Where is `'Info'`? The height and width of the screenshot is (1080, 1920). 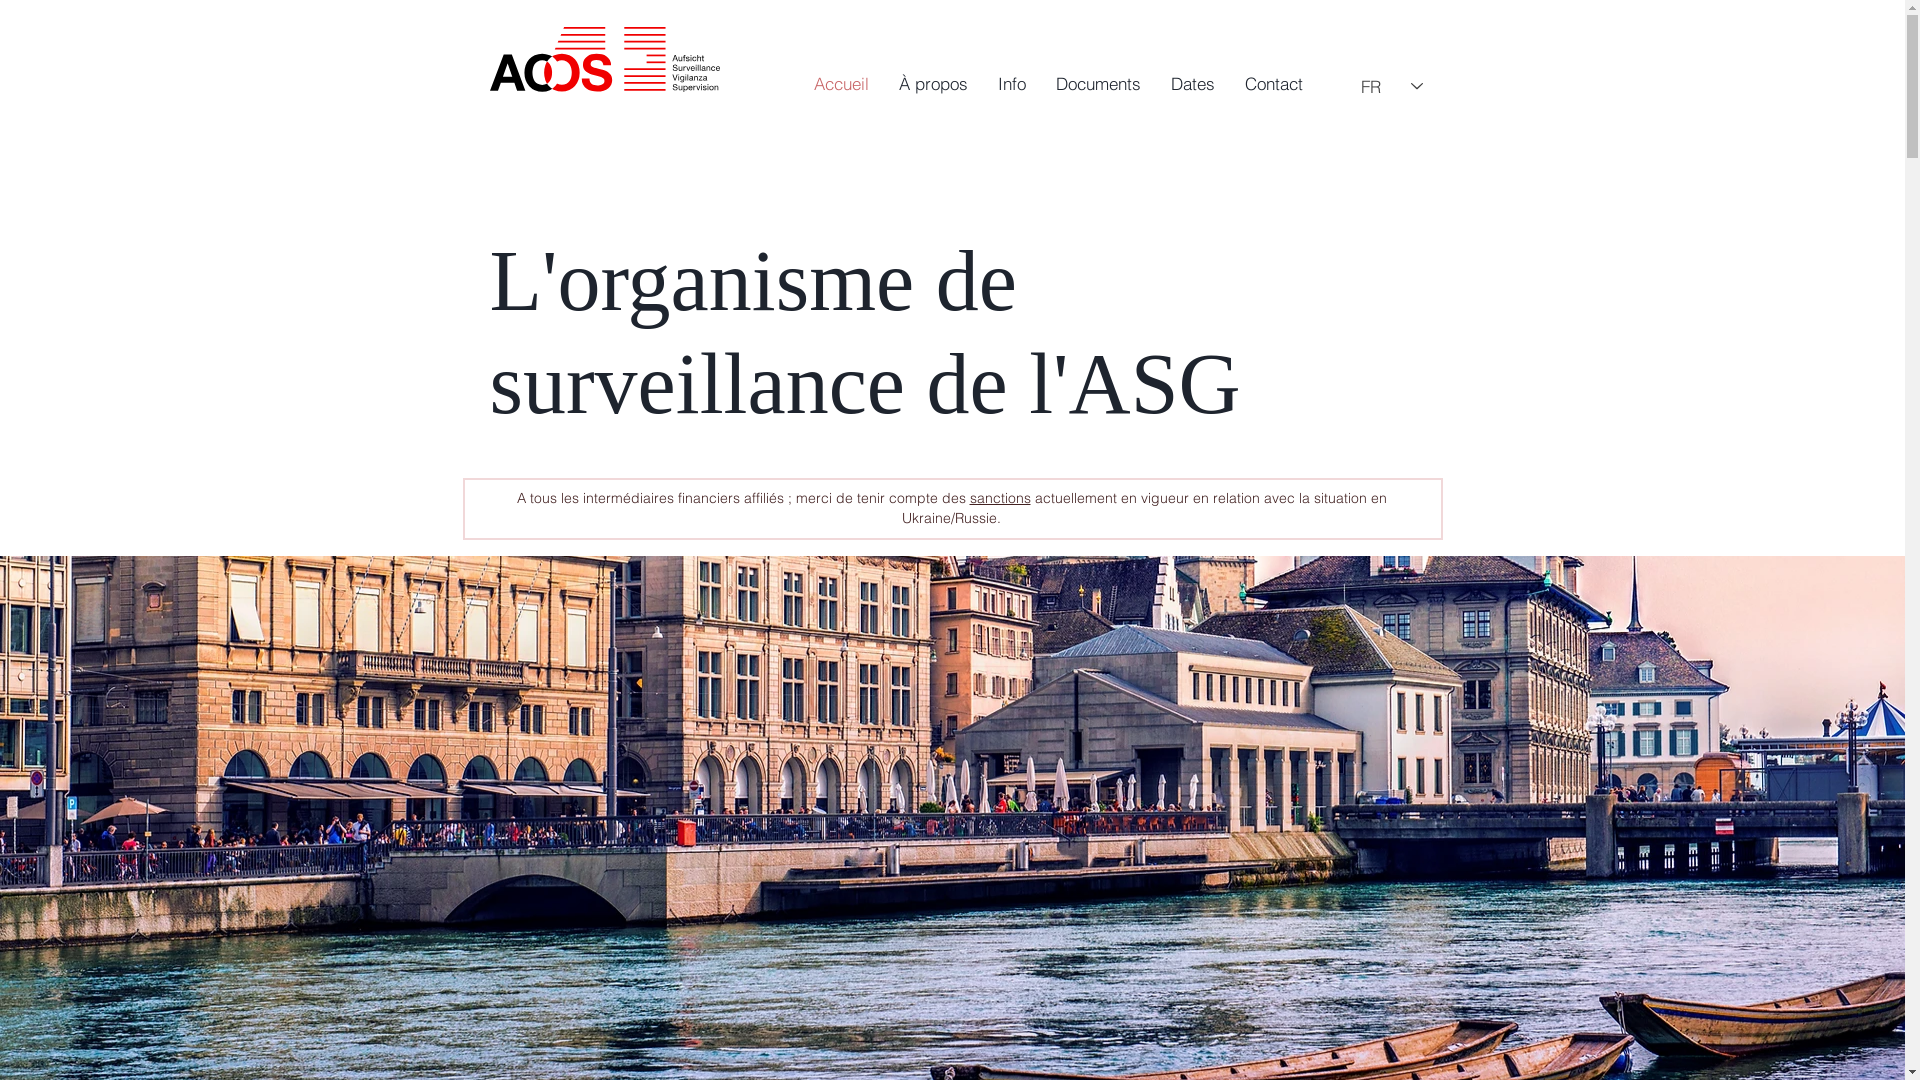 'Info' is located at coordinates (982, 83).